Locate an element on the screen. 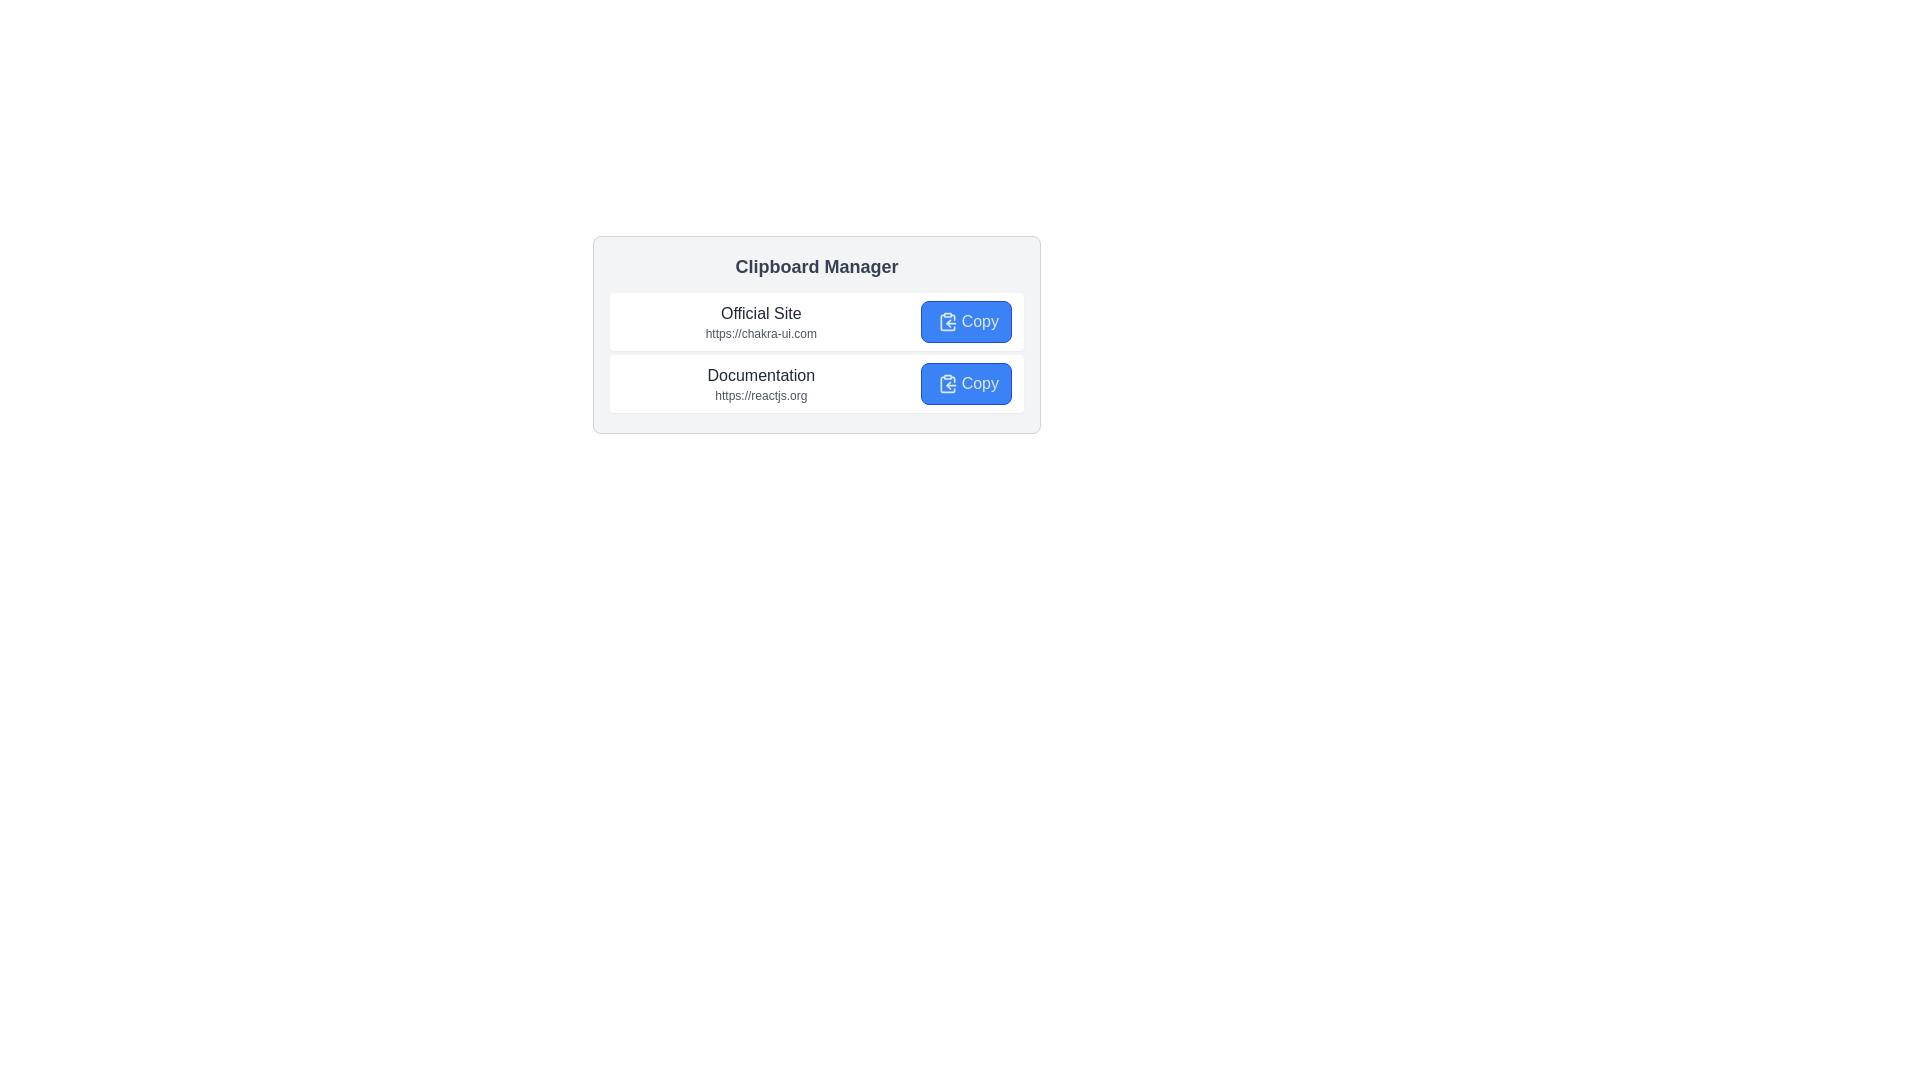 The height and width of the screenshot is (1080, 1920). the 'Copy' button with rounded edges, blue background, and white text in the 'Clipboard Manager' interface is located at coordinates (966, 320).